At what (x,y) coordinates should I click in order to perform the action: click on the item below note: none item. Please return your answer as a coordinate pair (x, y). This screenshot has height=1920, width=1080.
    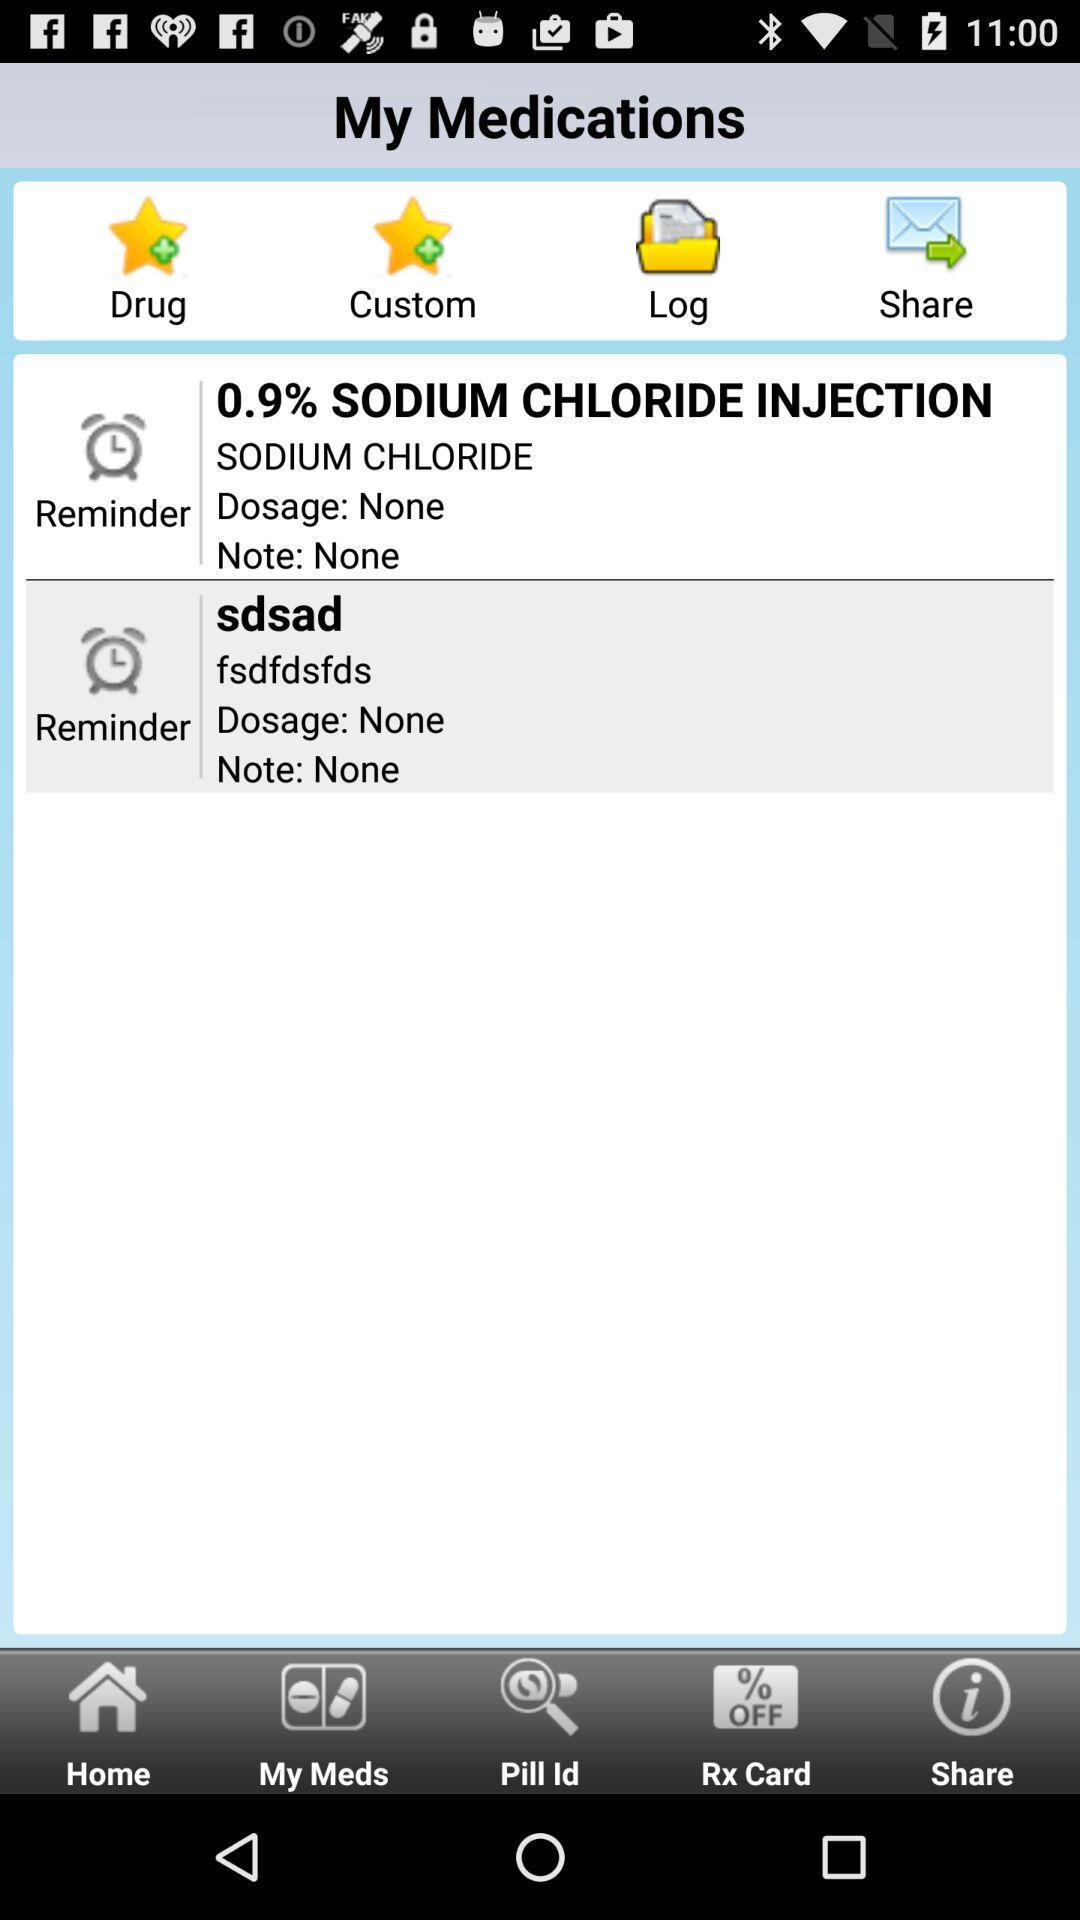
    Looking at the image, I should click on (756, 1719).